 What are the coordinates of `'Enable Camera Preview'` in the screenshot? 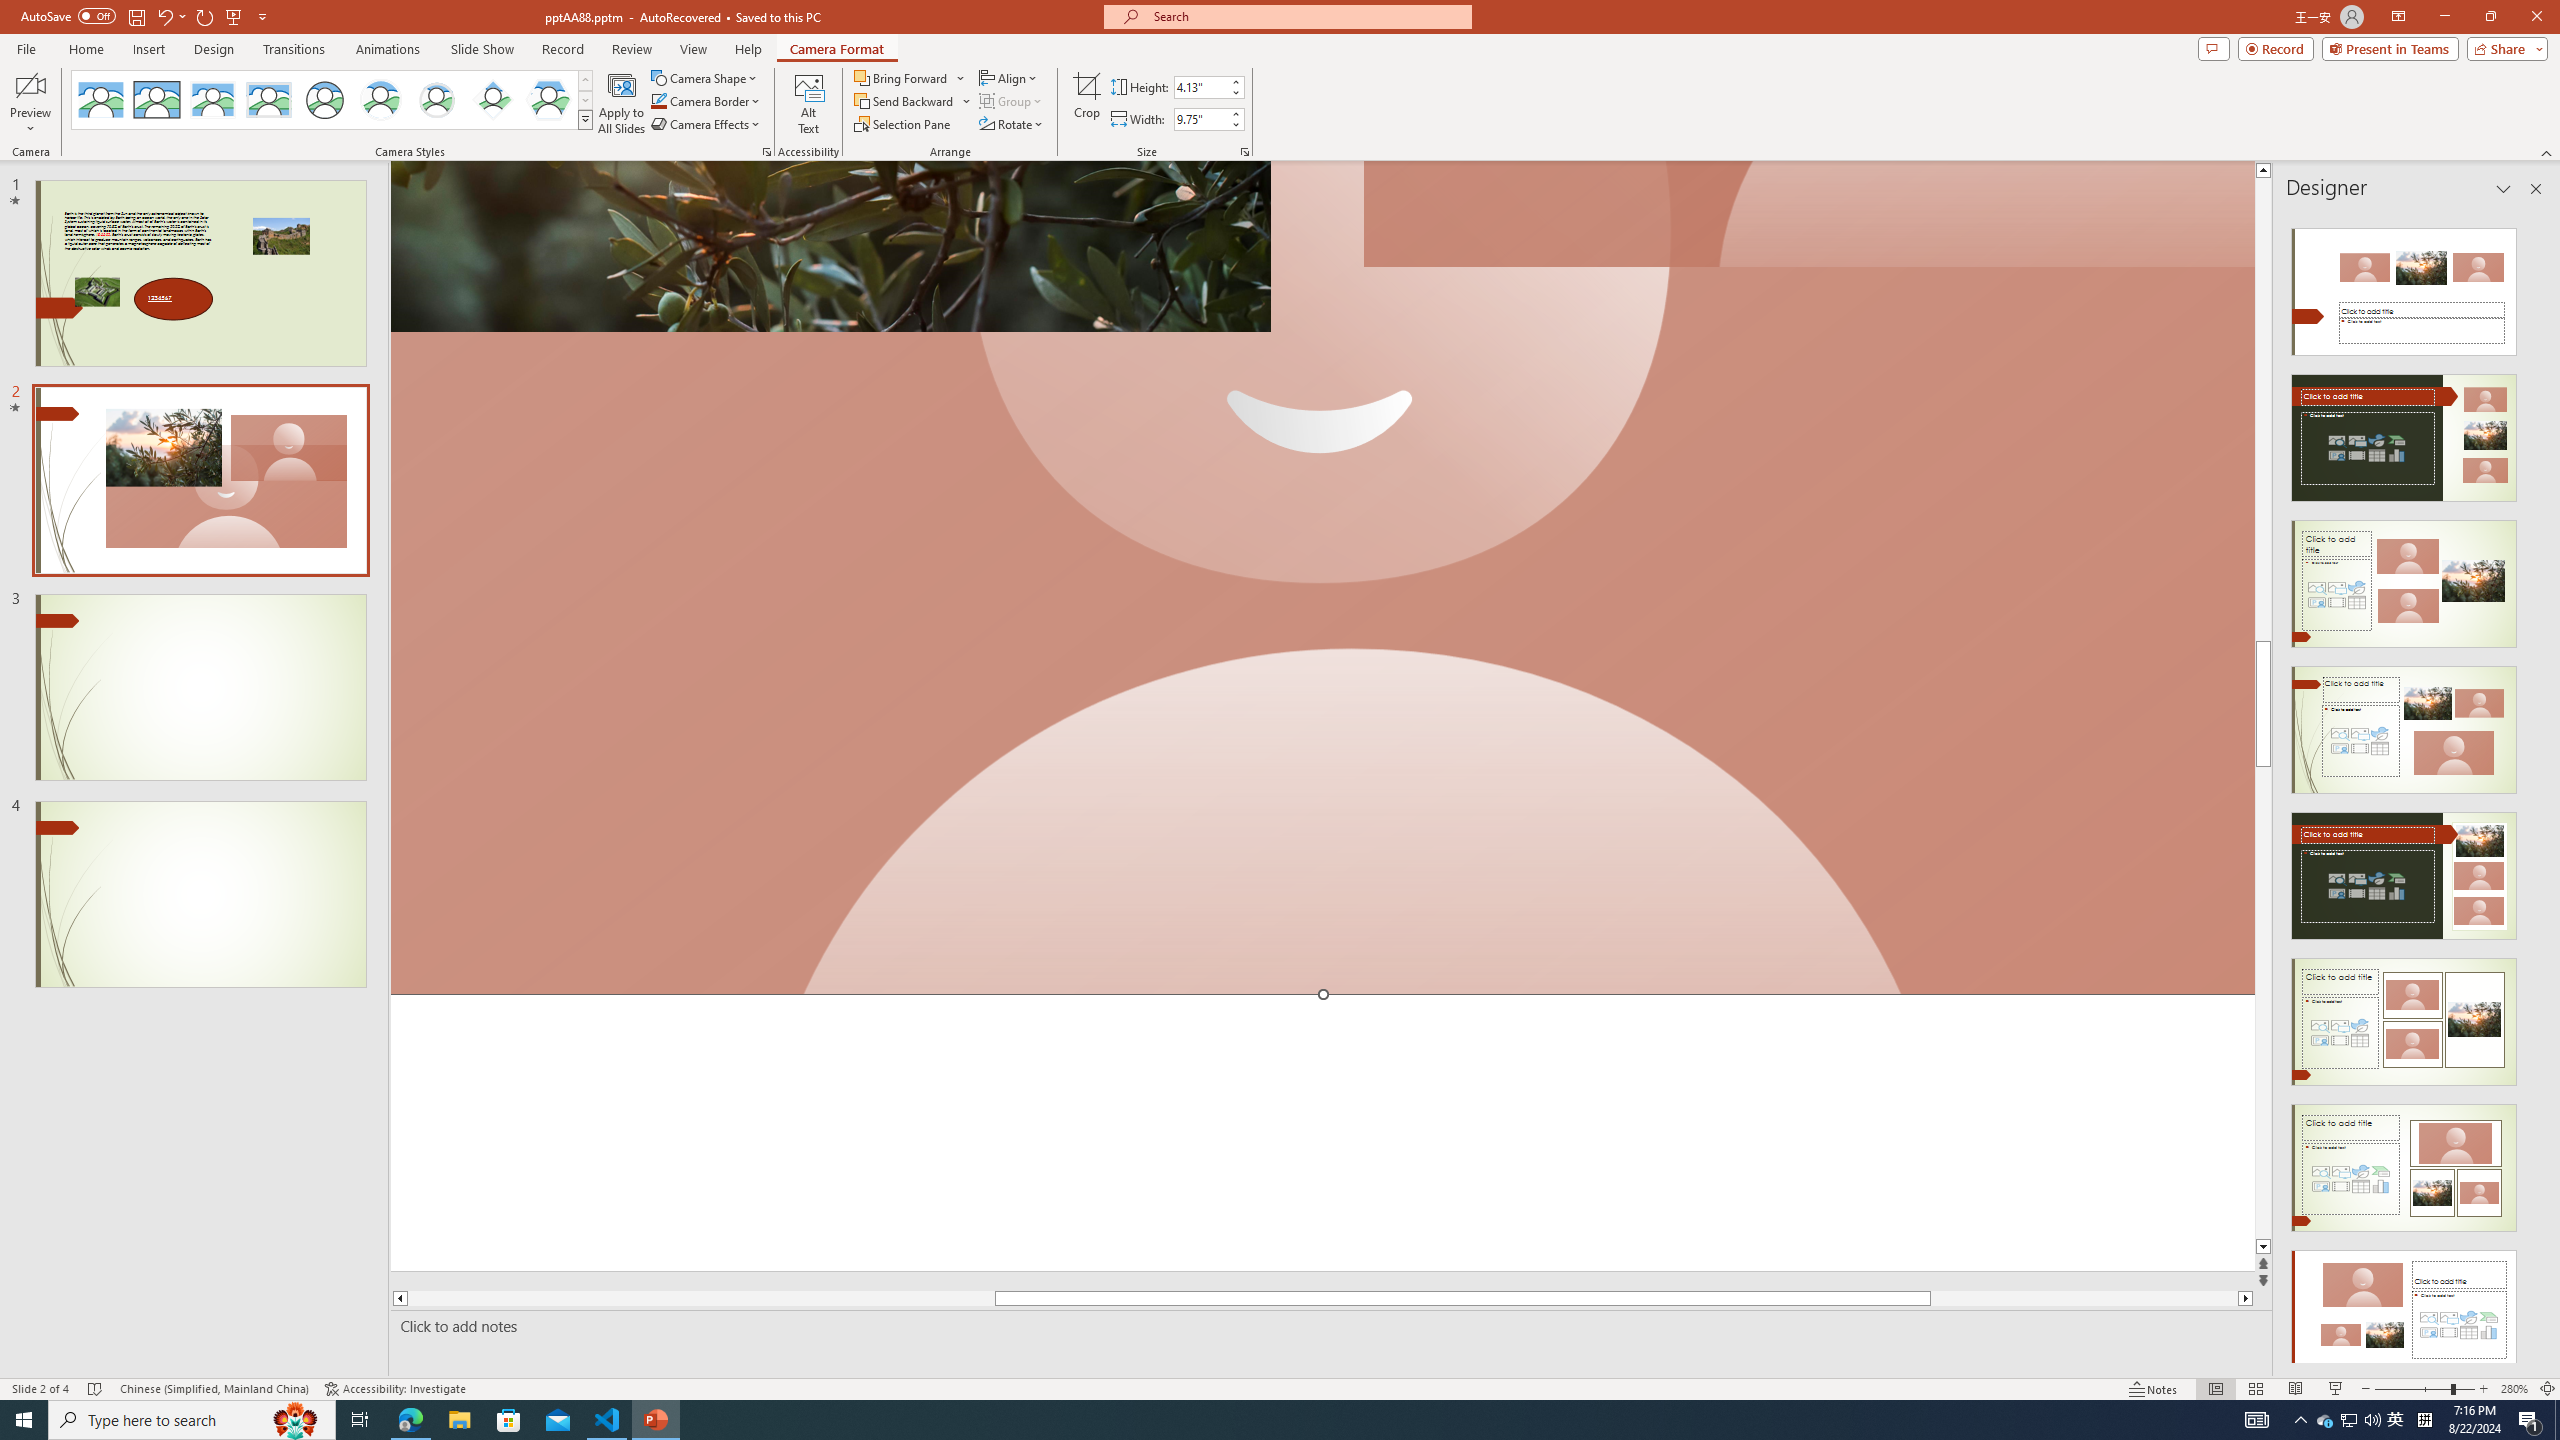 It's located at (29, 84).